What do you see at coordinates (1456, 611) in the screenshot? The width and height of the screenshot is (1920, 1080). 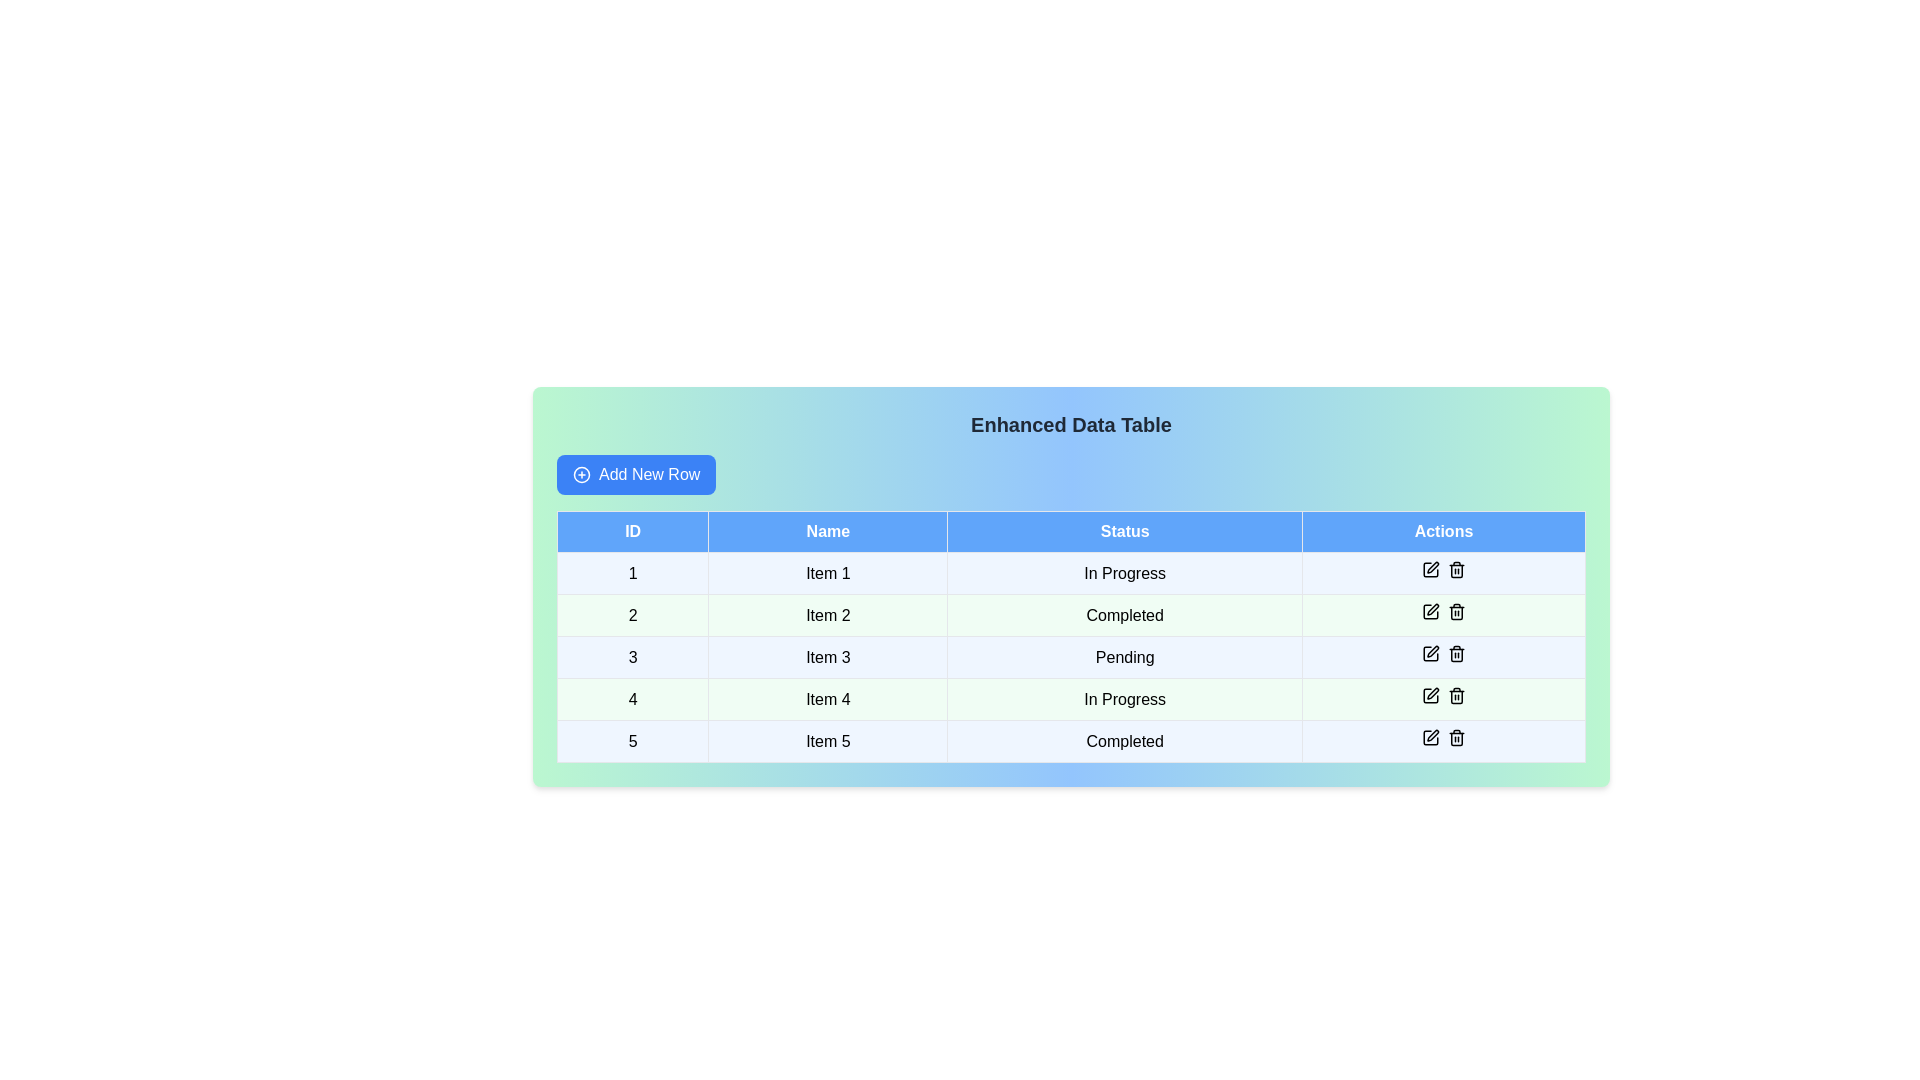 I see `the delete icon located in the 'Actions' column of the fourth row in the data table` at bounding box center [1456, 611].